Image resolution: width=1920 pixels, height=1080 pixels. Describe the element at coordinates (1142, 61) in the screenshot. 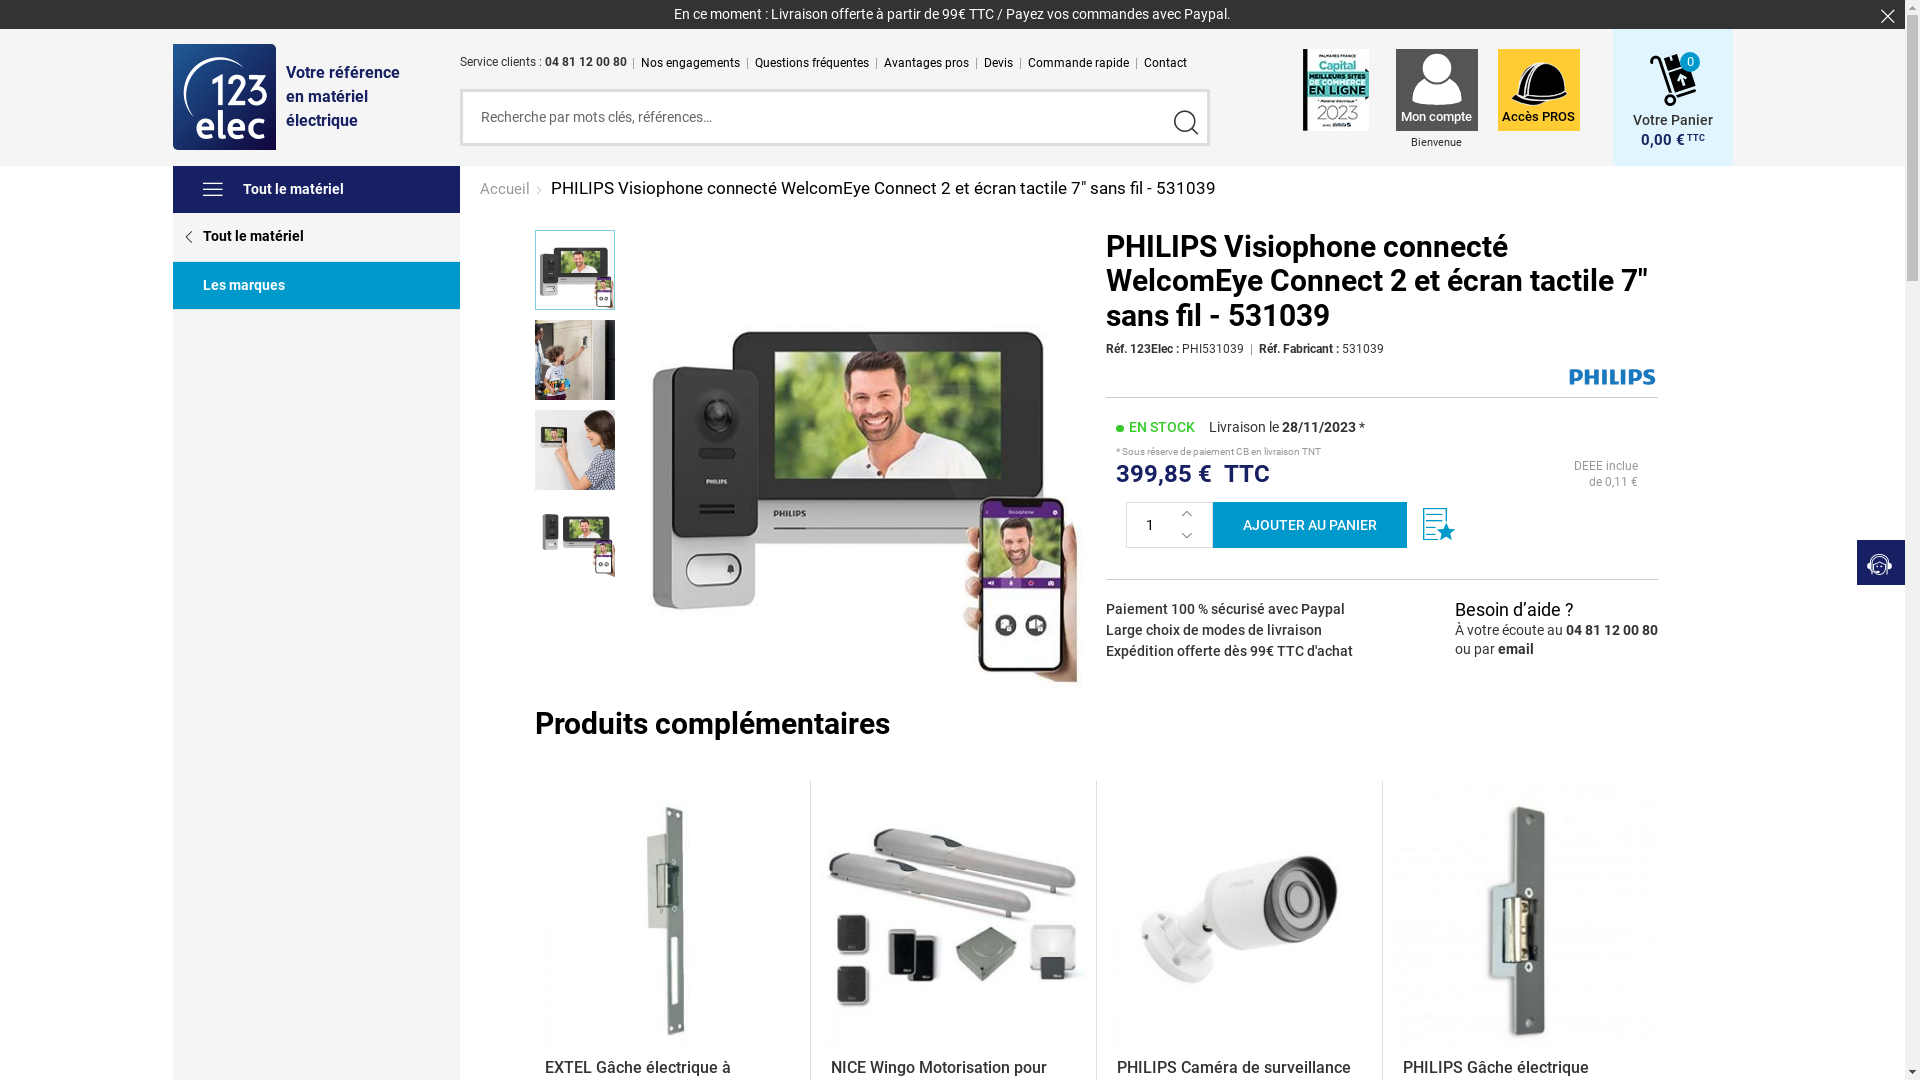

I see `'Contact'` at that location.